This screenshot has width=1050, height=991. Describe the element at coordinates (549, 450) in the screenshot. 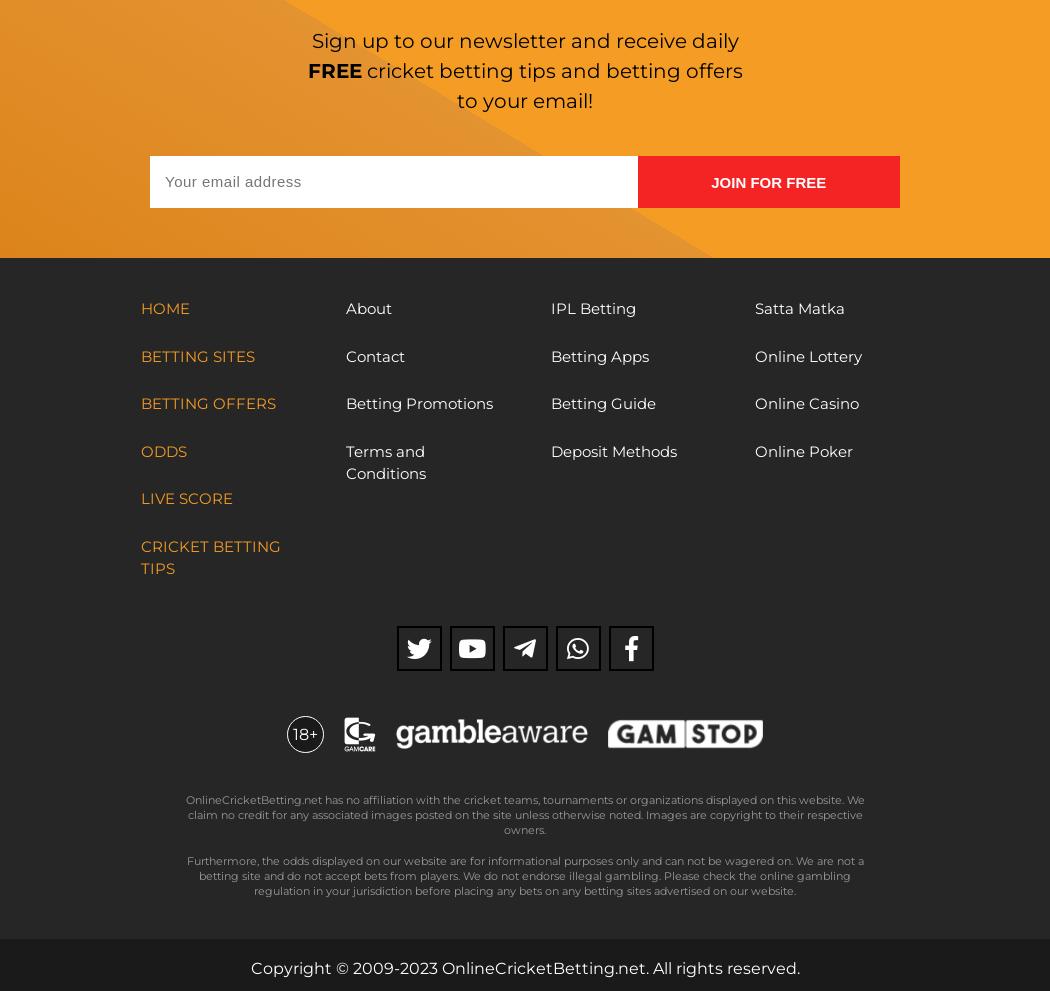

I see `'Deposit Methods'` at that location.